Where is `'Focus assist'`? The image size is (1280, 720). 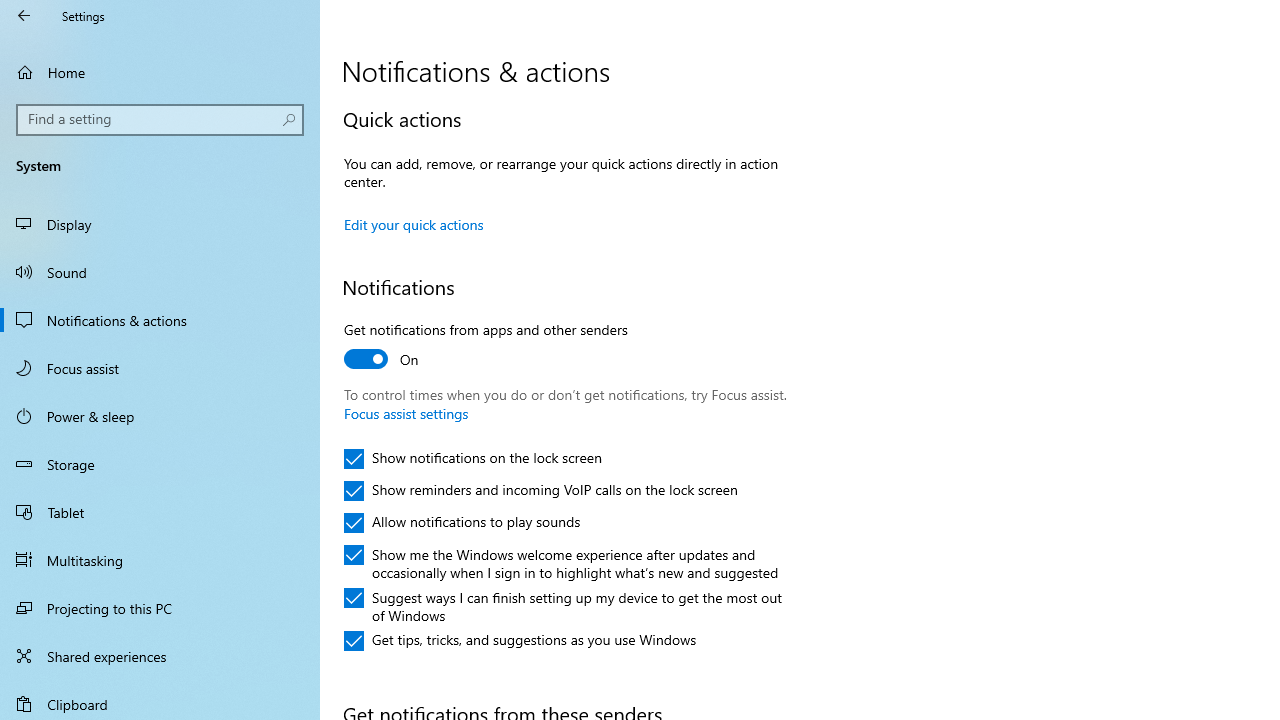
'Focus assist' is located at coordinates (160, 367).